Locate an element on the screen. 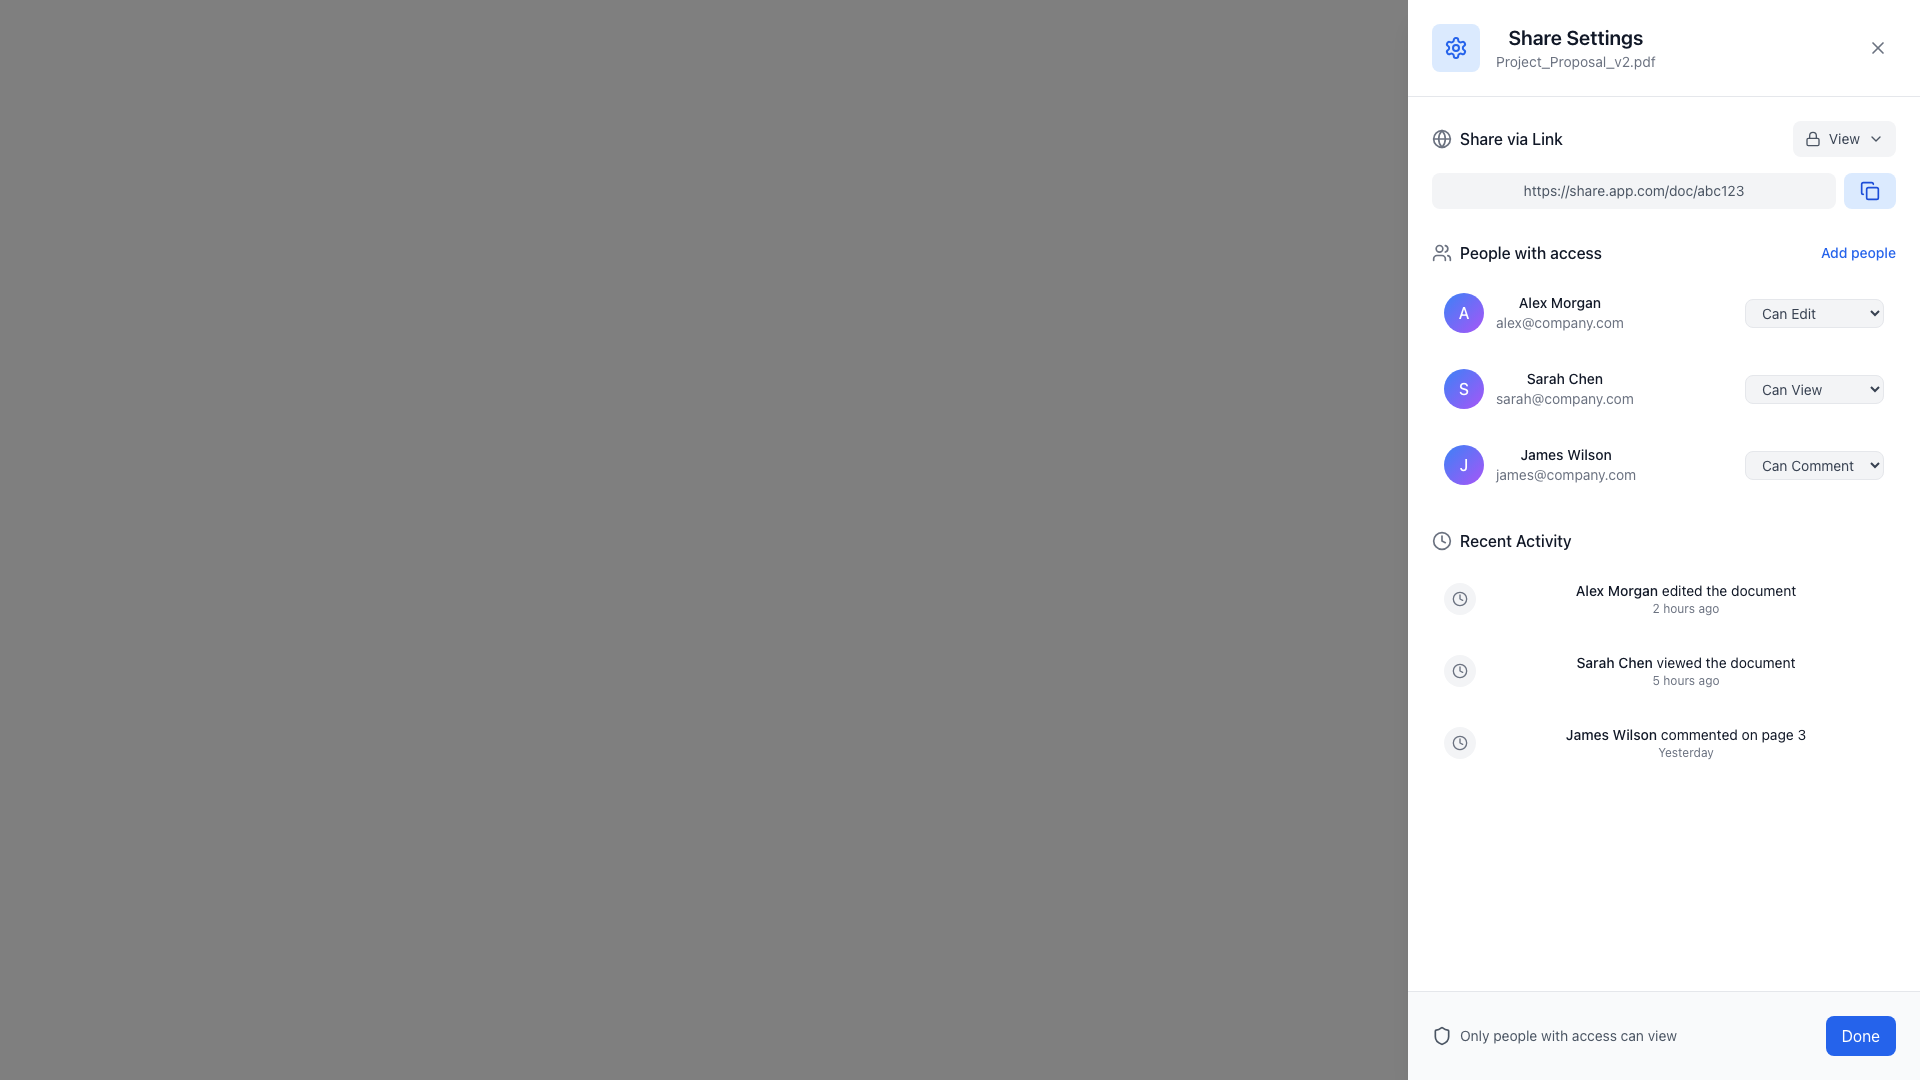  the 'Share Settings' text label, which is a bold, large font label in dark color on a light background, located at the top of the side panel is located at coordinates (1574, 38).